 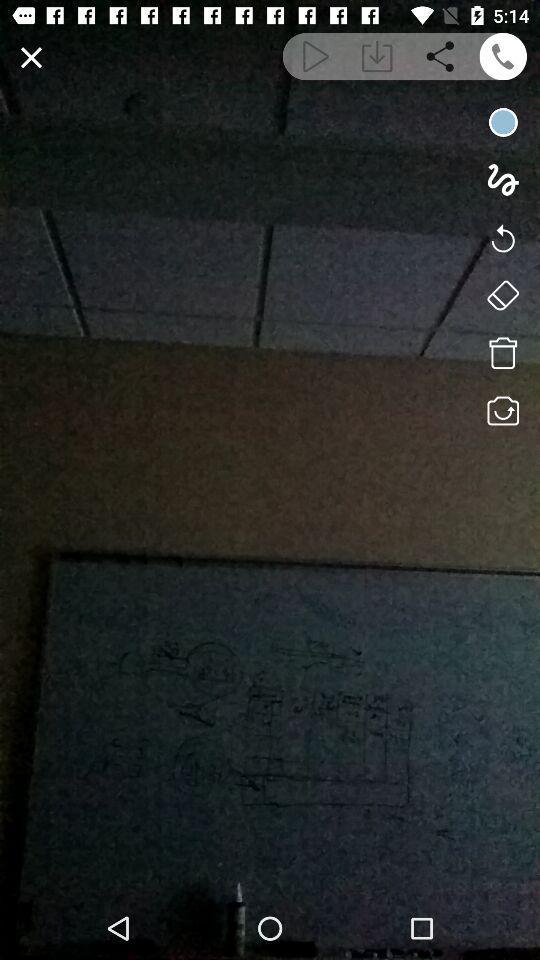 What do you see at coordinates (502, 353) in the screenshot?
I see `the delete icon` at bounding box center [502, 353].